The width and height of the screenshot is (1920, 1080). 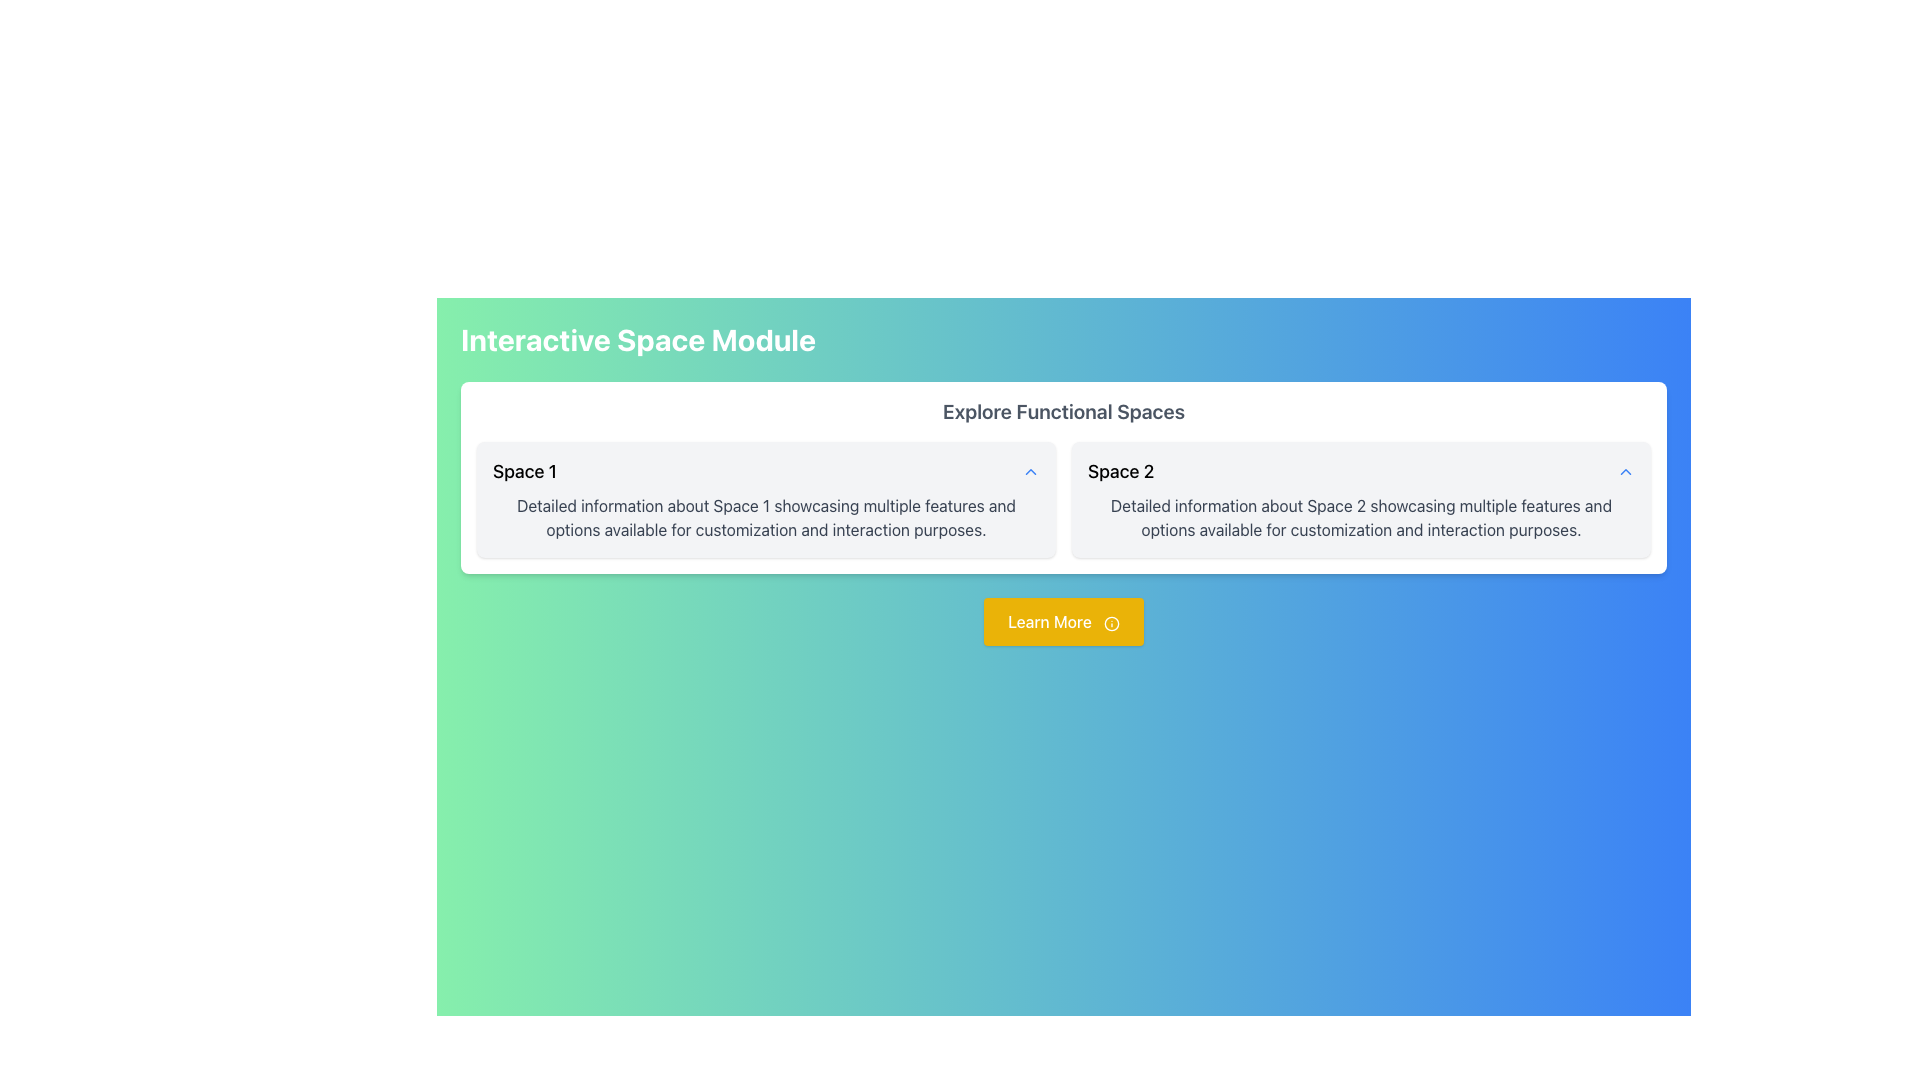 I want to click on the upward-pointing blue chevron icon button located in the upper-right portion of the 'Space 2' section, so click(x=1626, y=471).